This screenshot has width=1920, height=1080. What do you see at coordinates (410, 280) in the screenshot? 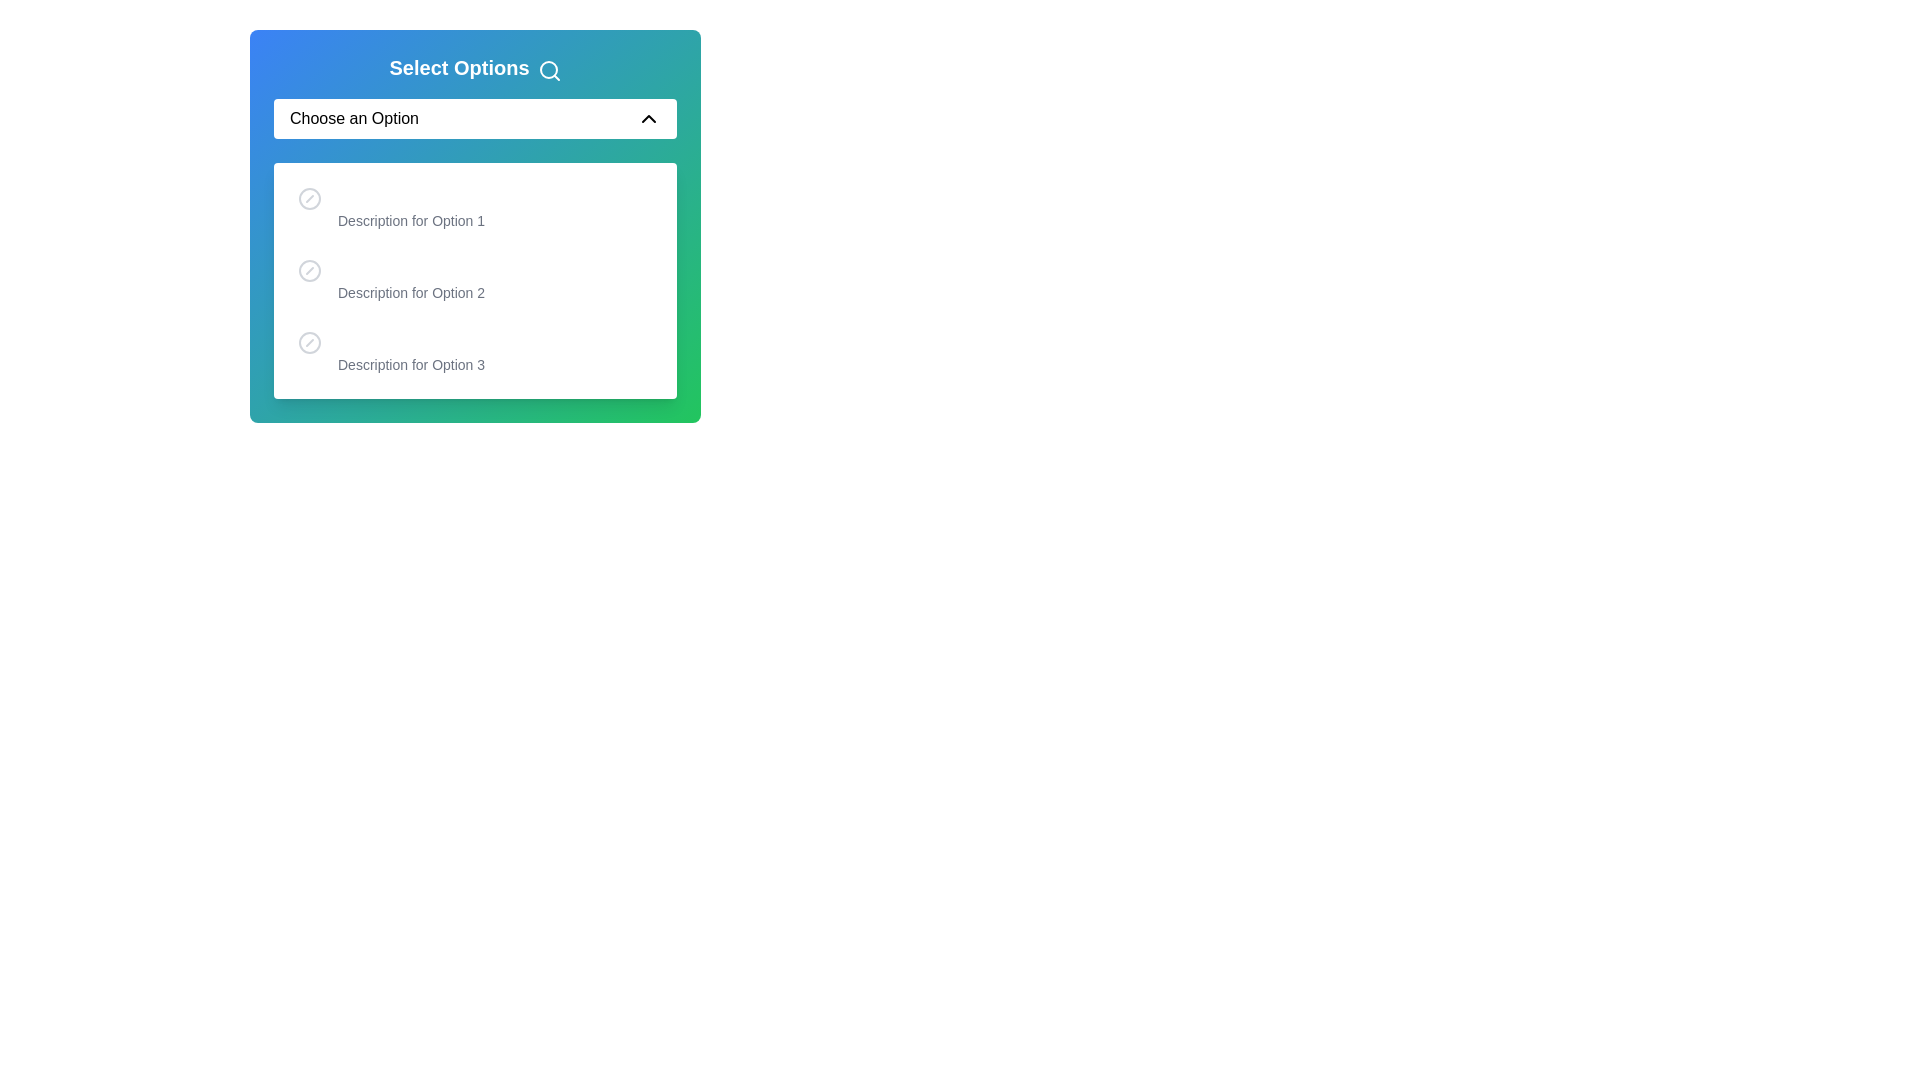
I see `description of 'Option 2' in the interactive menu, which includes the bold text 'Option 2' and the smaller line 'Description for Option 2'` at bounding box center [410, 280].